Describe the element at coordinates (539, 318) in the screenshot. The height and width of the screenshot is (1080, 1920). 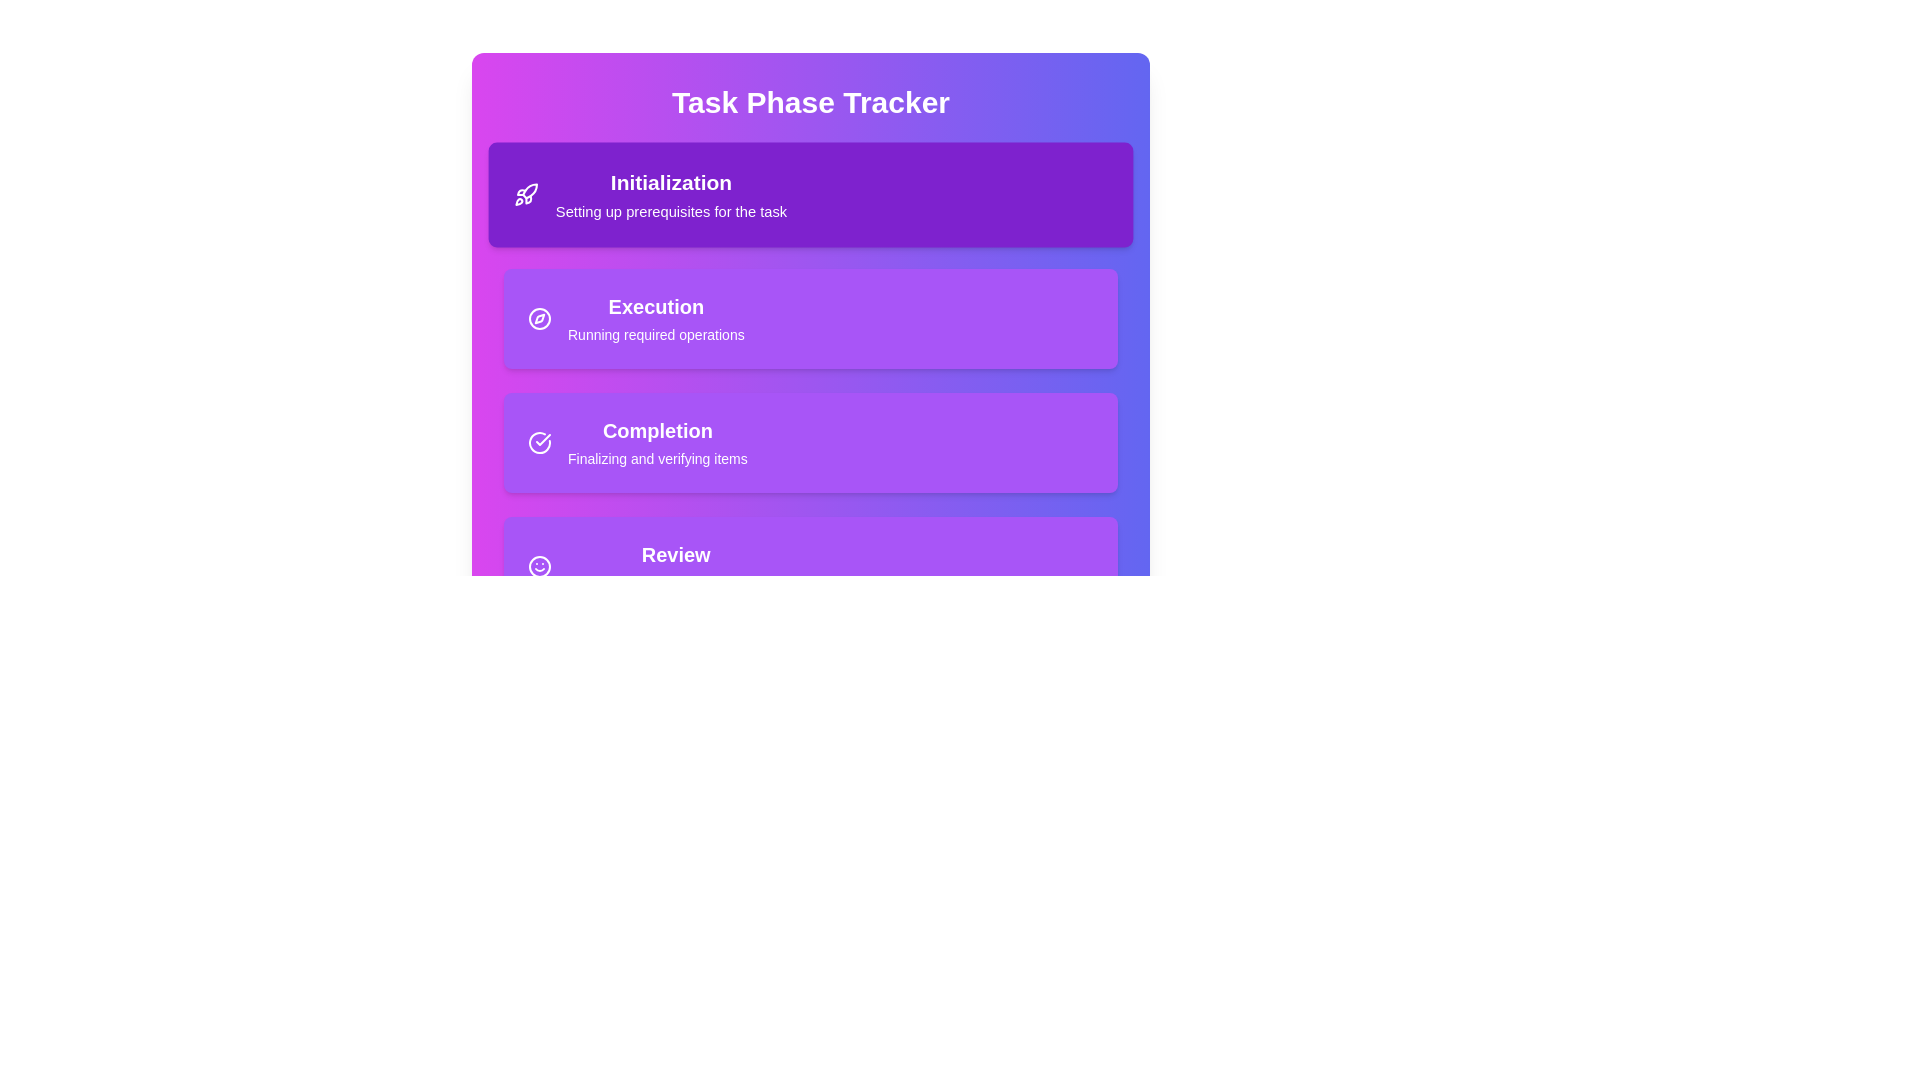
I see `the circular SVG graphical component that serves as a decorative marker within the compass icon in the 'Execution' row` at that location.